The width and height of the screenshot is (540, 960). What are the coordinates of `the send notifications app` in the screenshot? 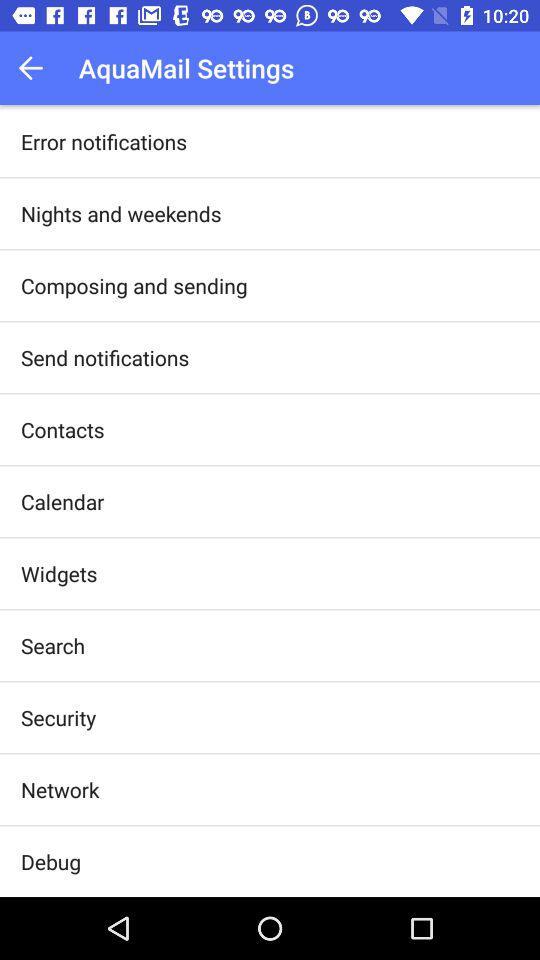 It's located at (105, 357).